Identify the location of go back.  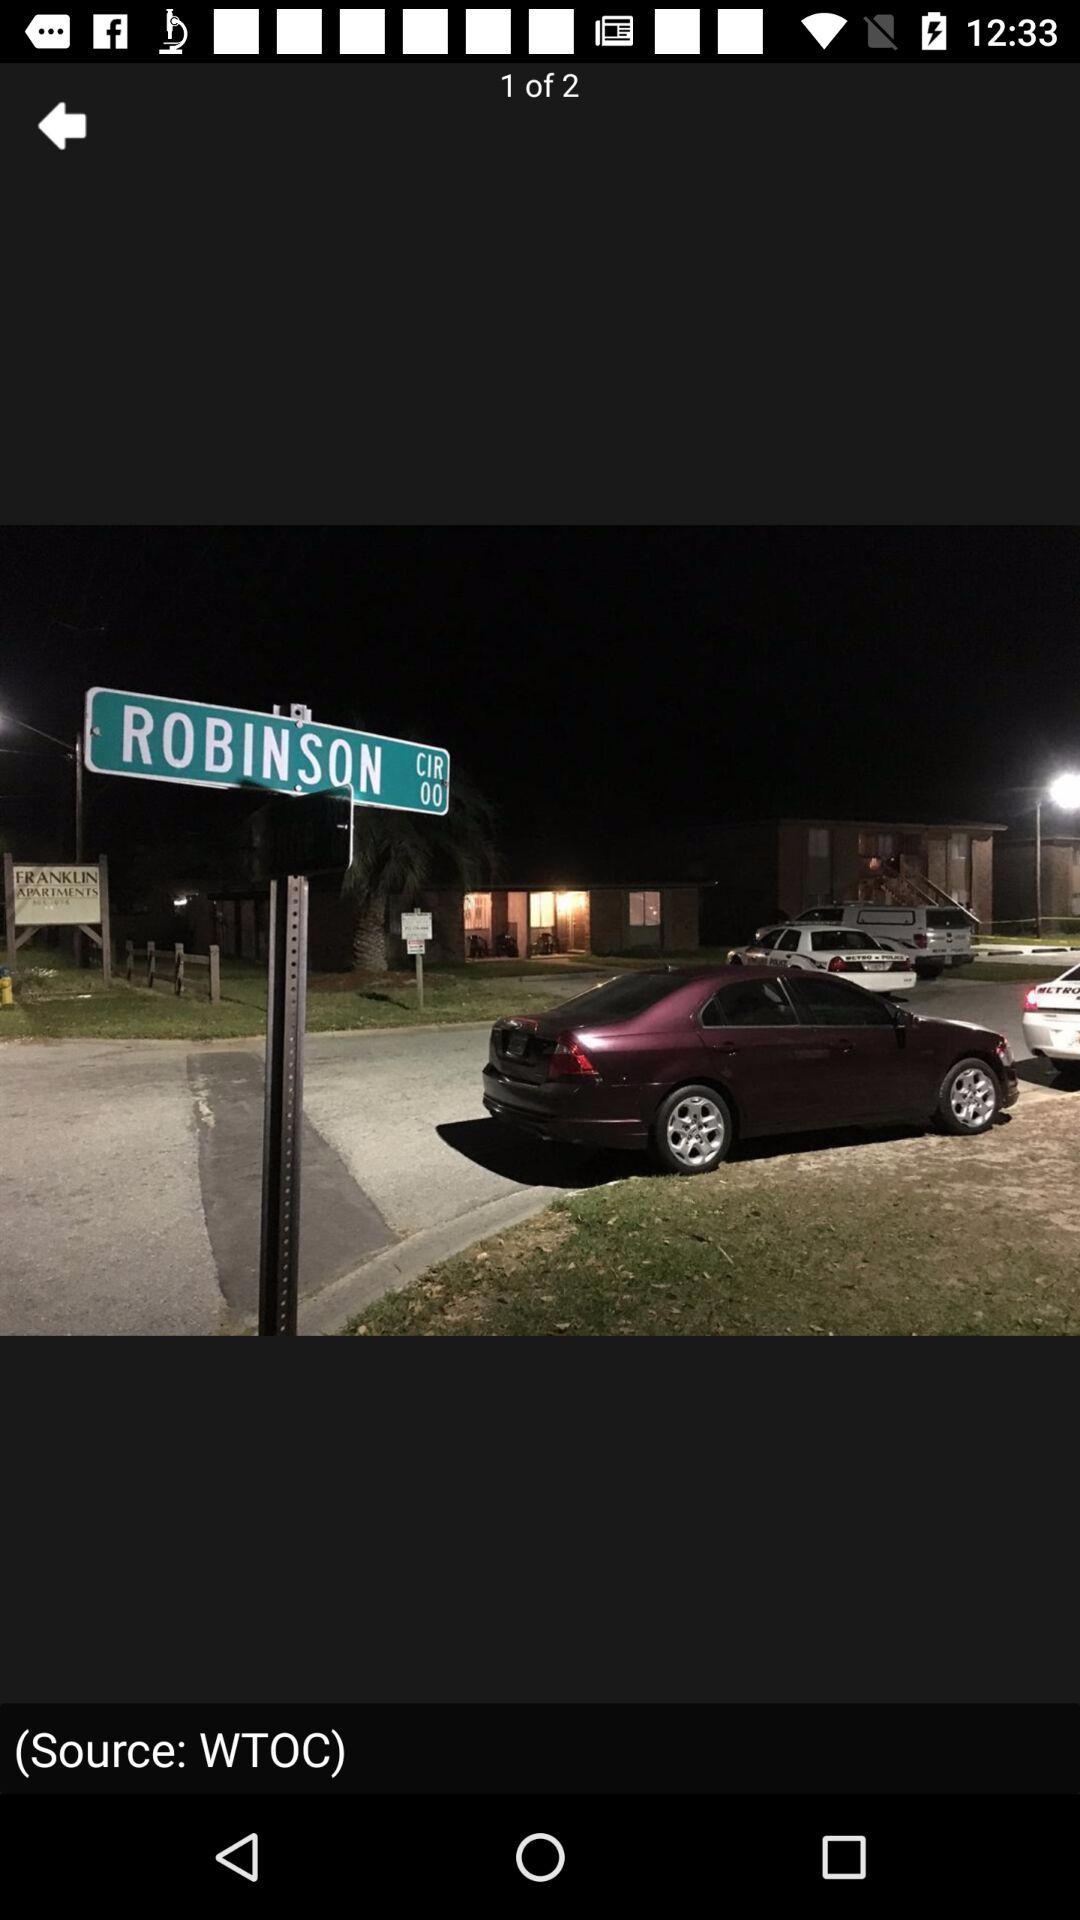
(61, 124).